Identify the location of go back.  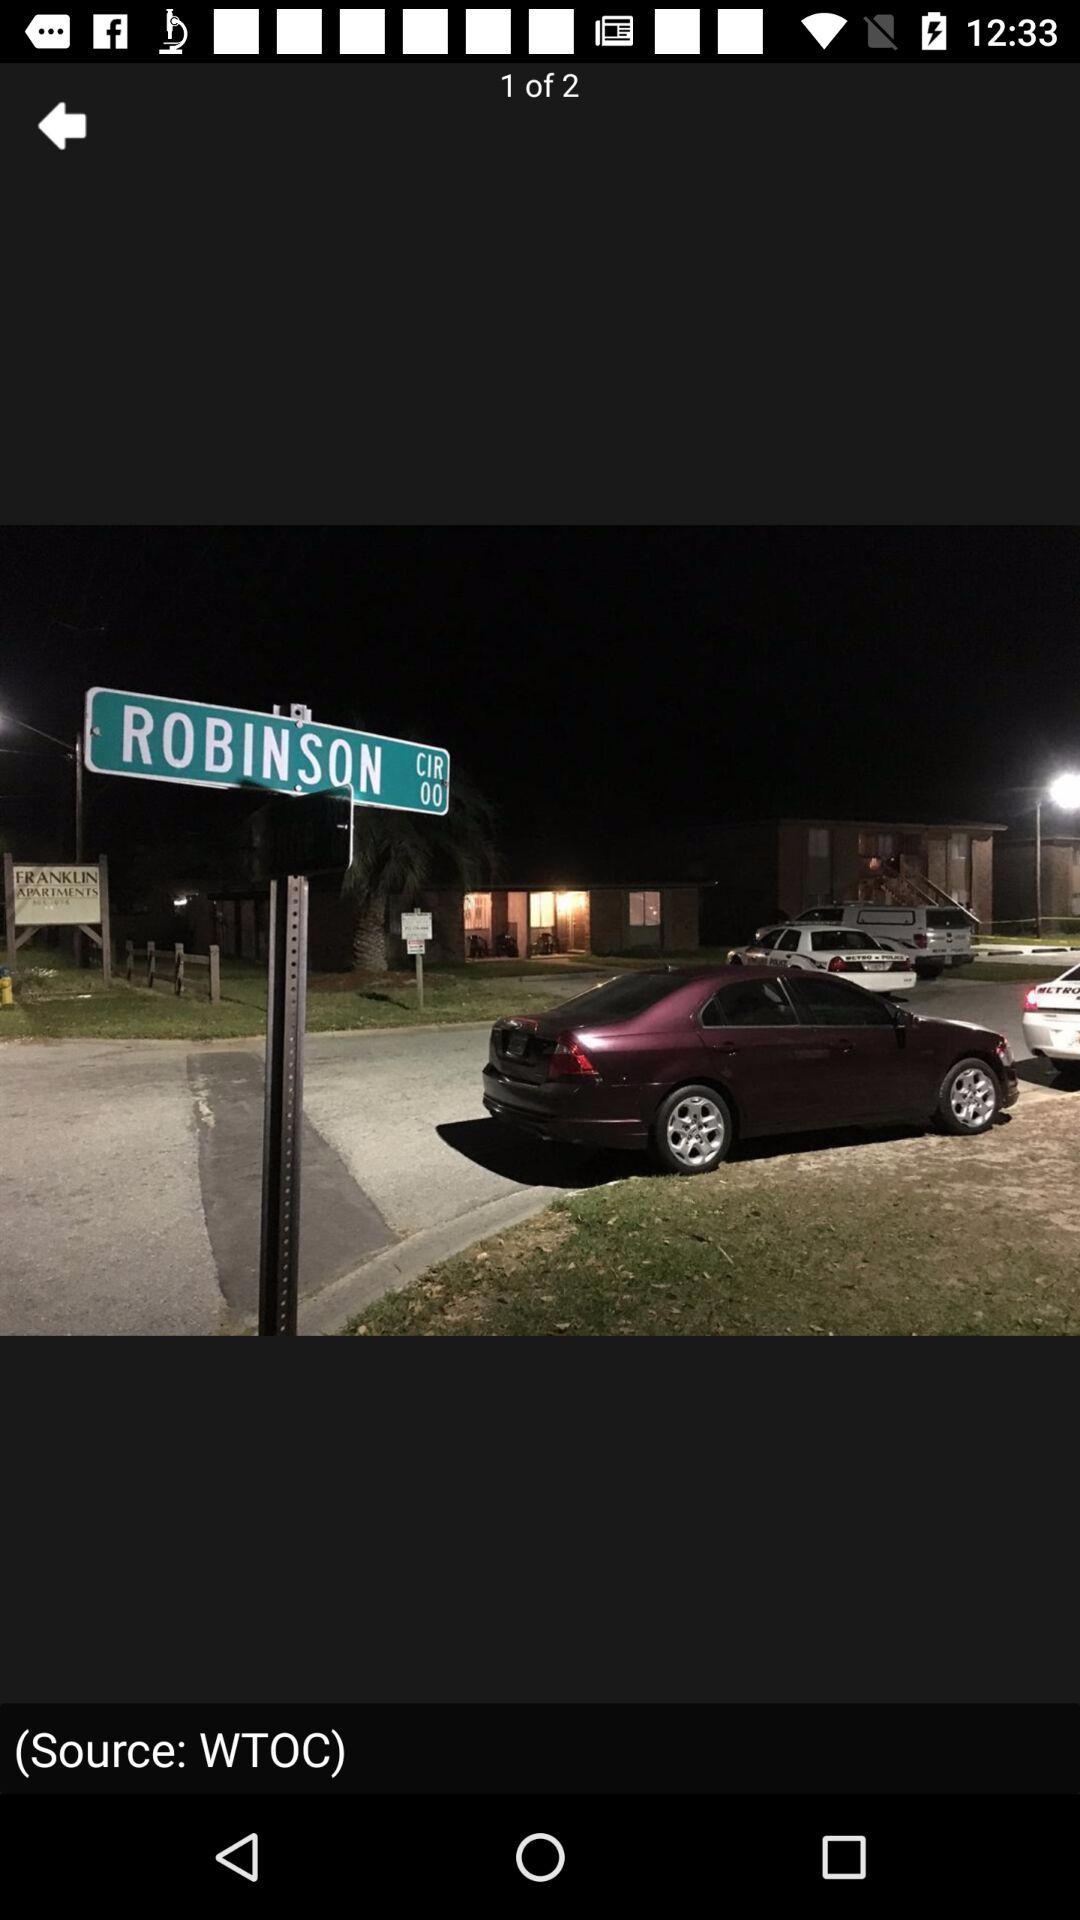
(61, 124).